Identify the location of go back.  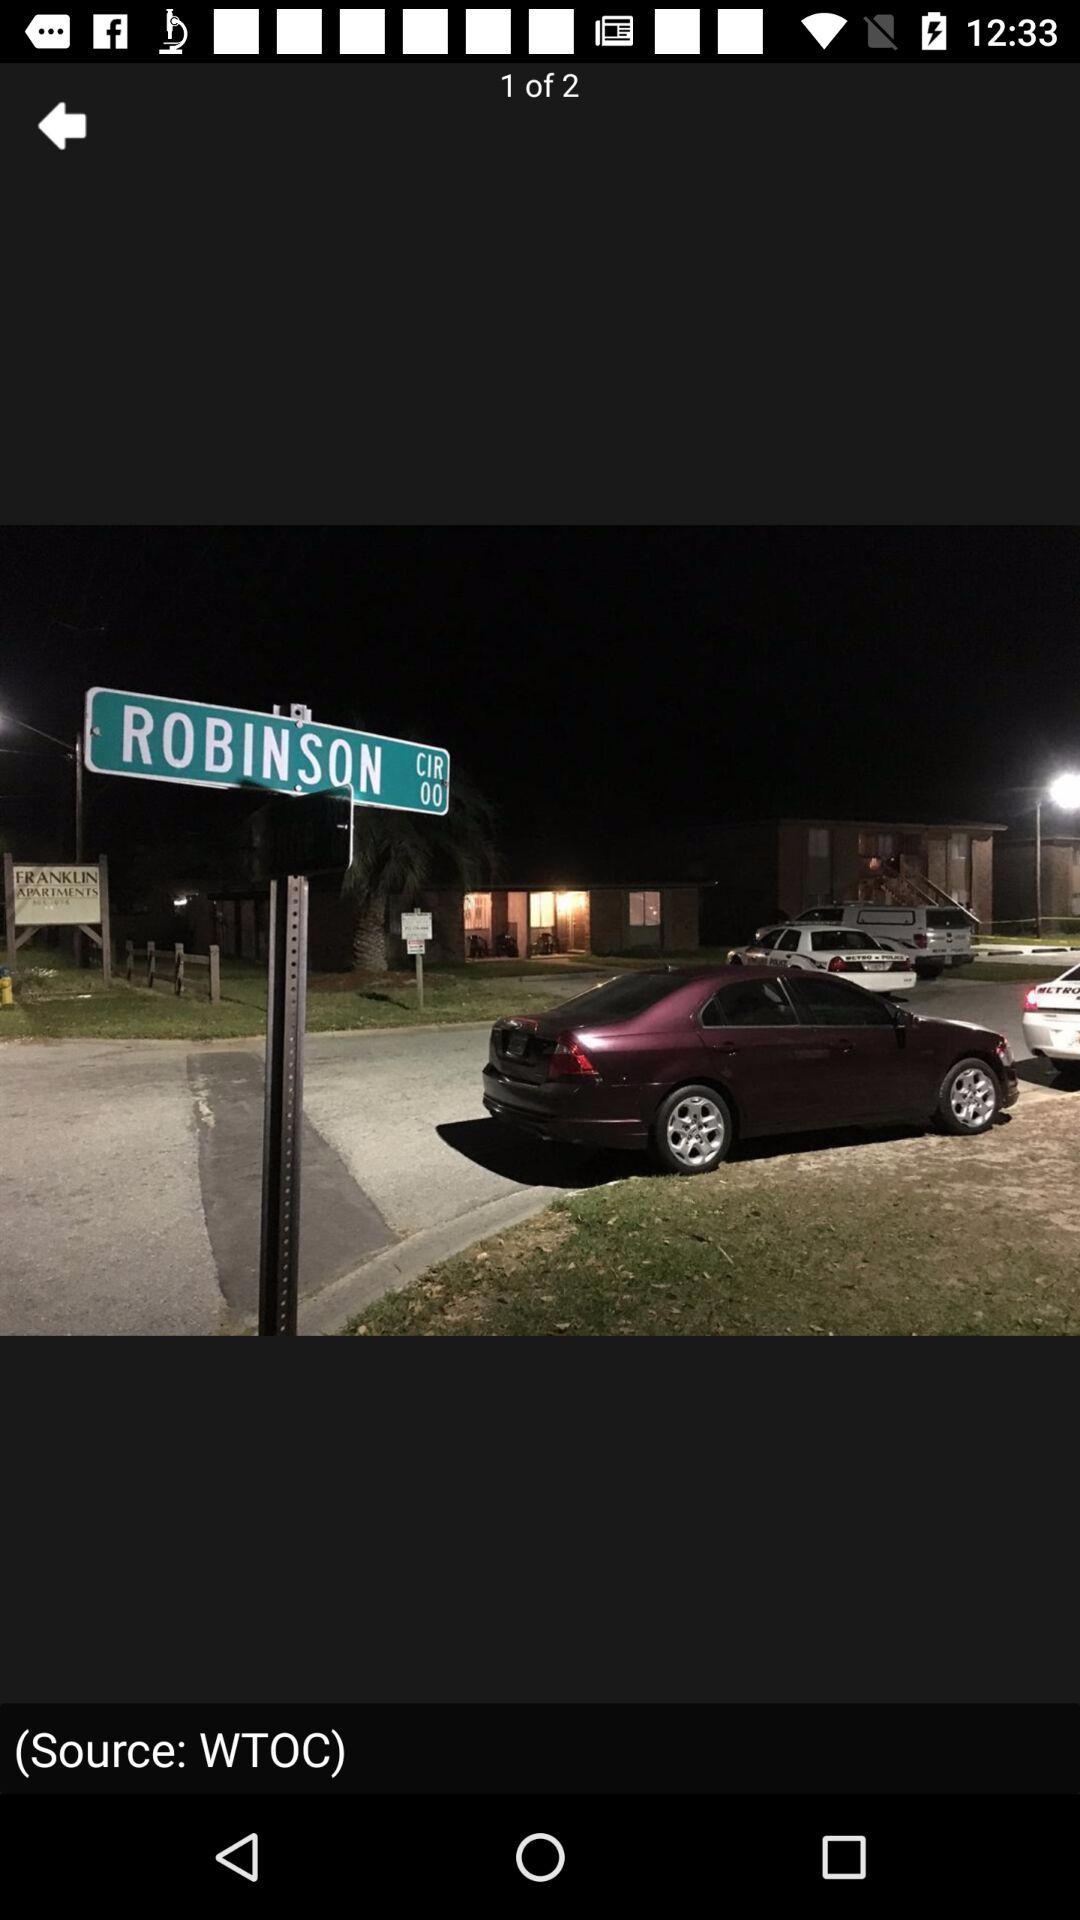
(61, 124).